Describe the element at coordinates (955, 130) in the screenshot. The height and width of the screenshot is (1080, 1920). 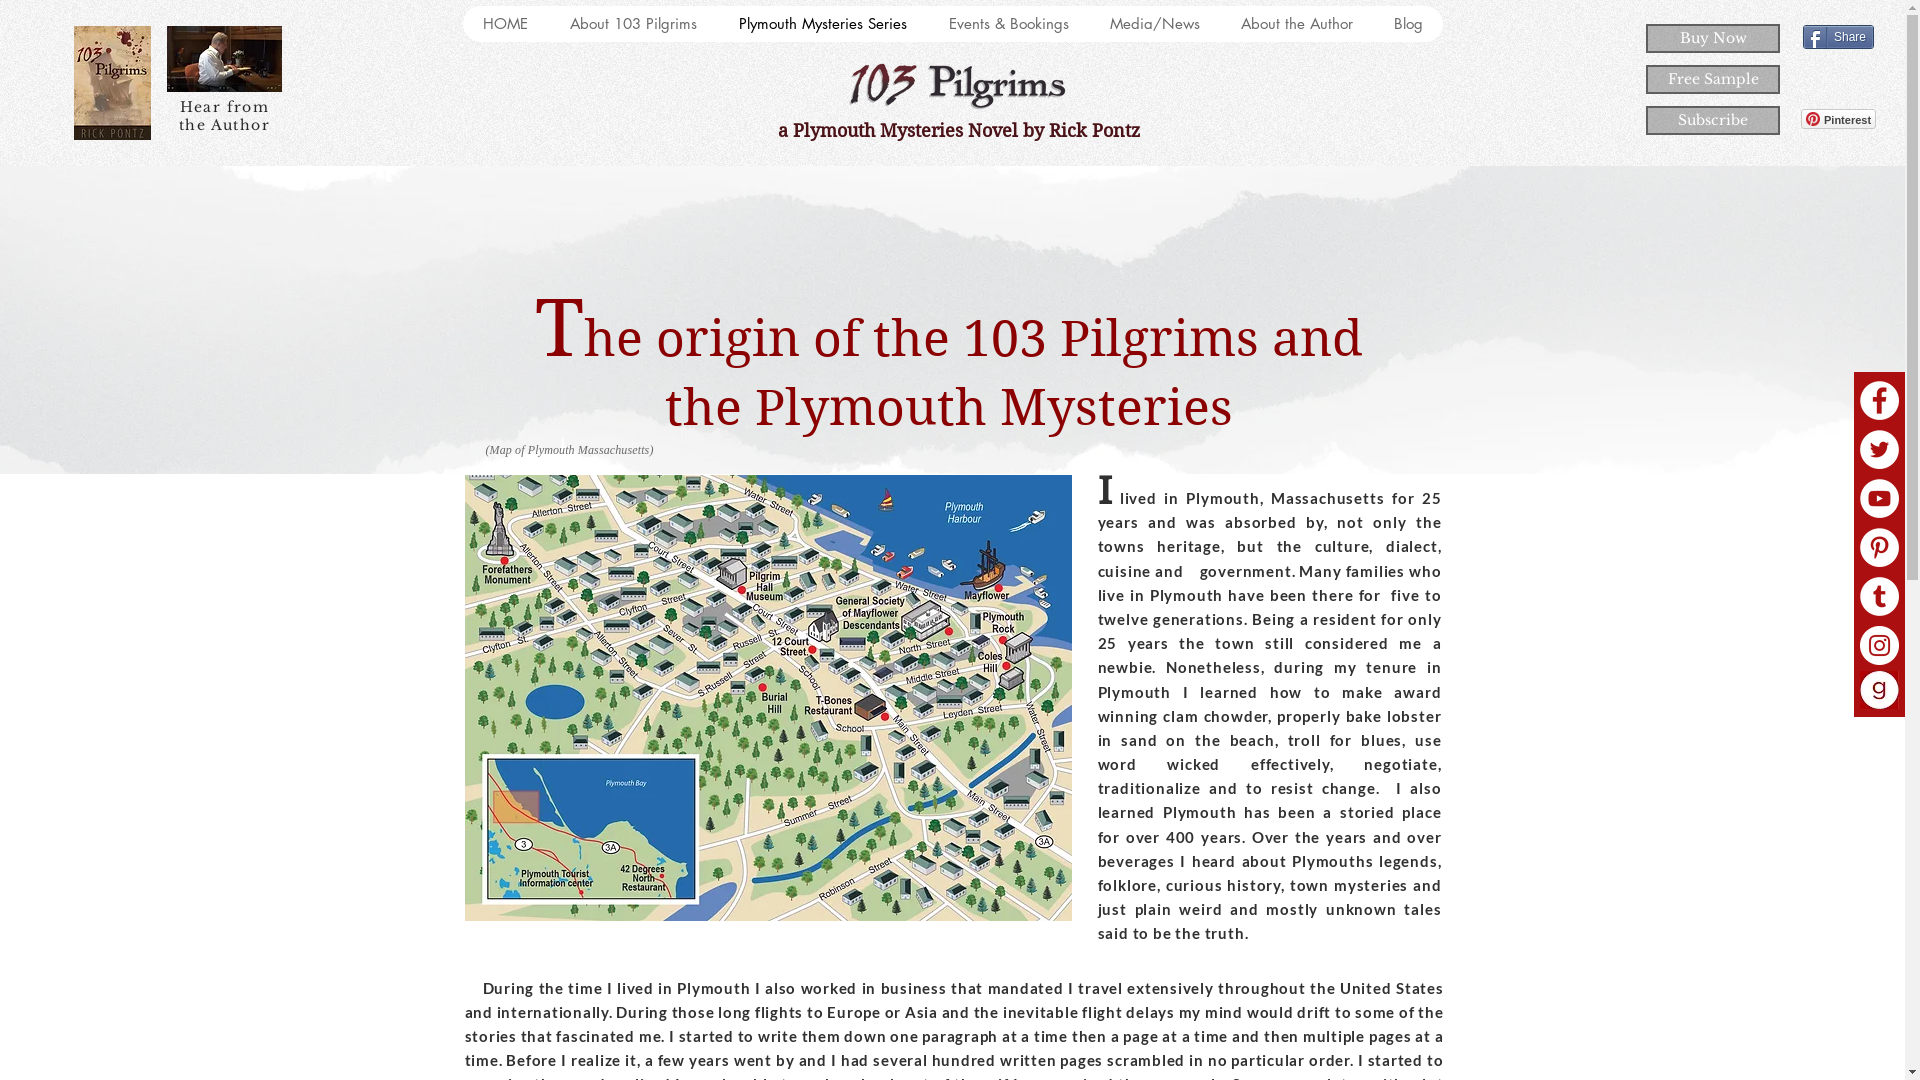
I see `' a Plymouth Mysteries Novel by Rick Pontz'` at that location.